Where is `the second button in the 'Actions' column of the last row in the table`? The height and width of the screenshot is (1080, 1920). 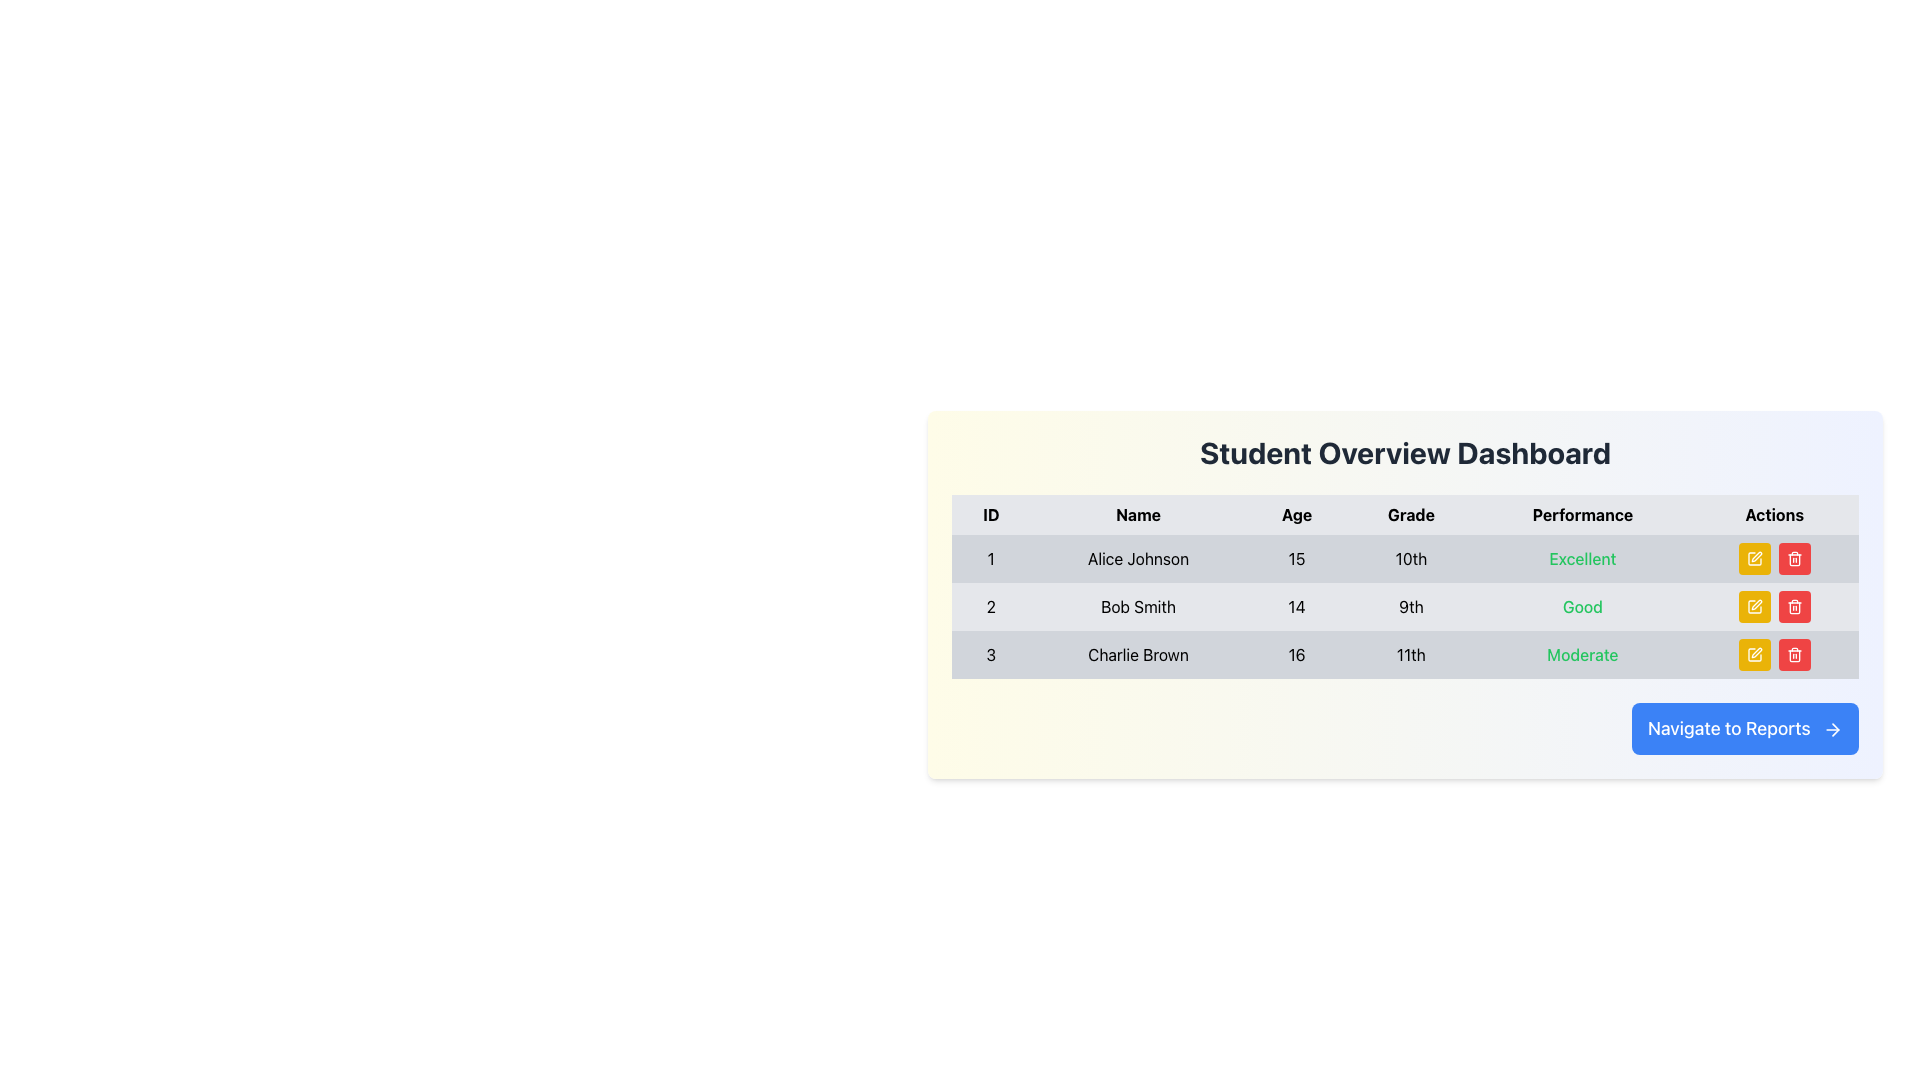
the second button in the 'Actions' column of the last row in the table is located at coordinates (1794, 655).